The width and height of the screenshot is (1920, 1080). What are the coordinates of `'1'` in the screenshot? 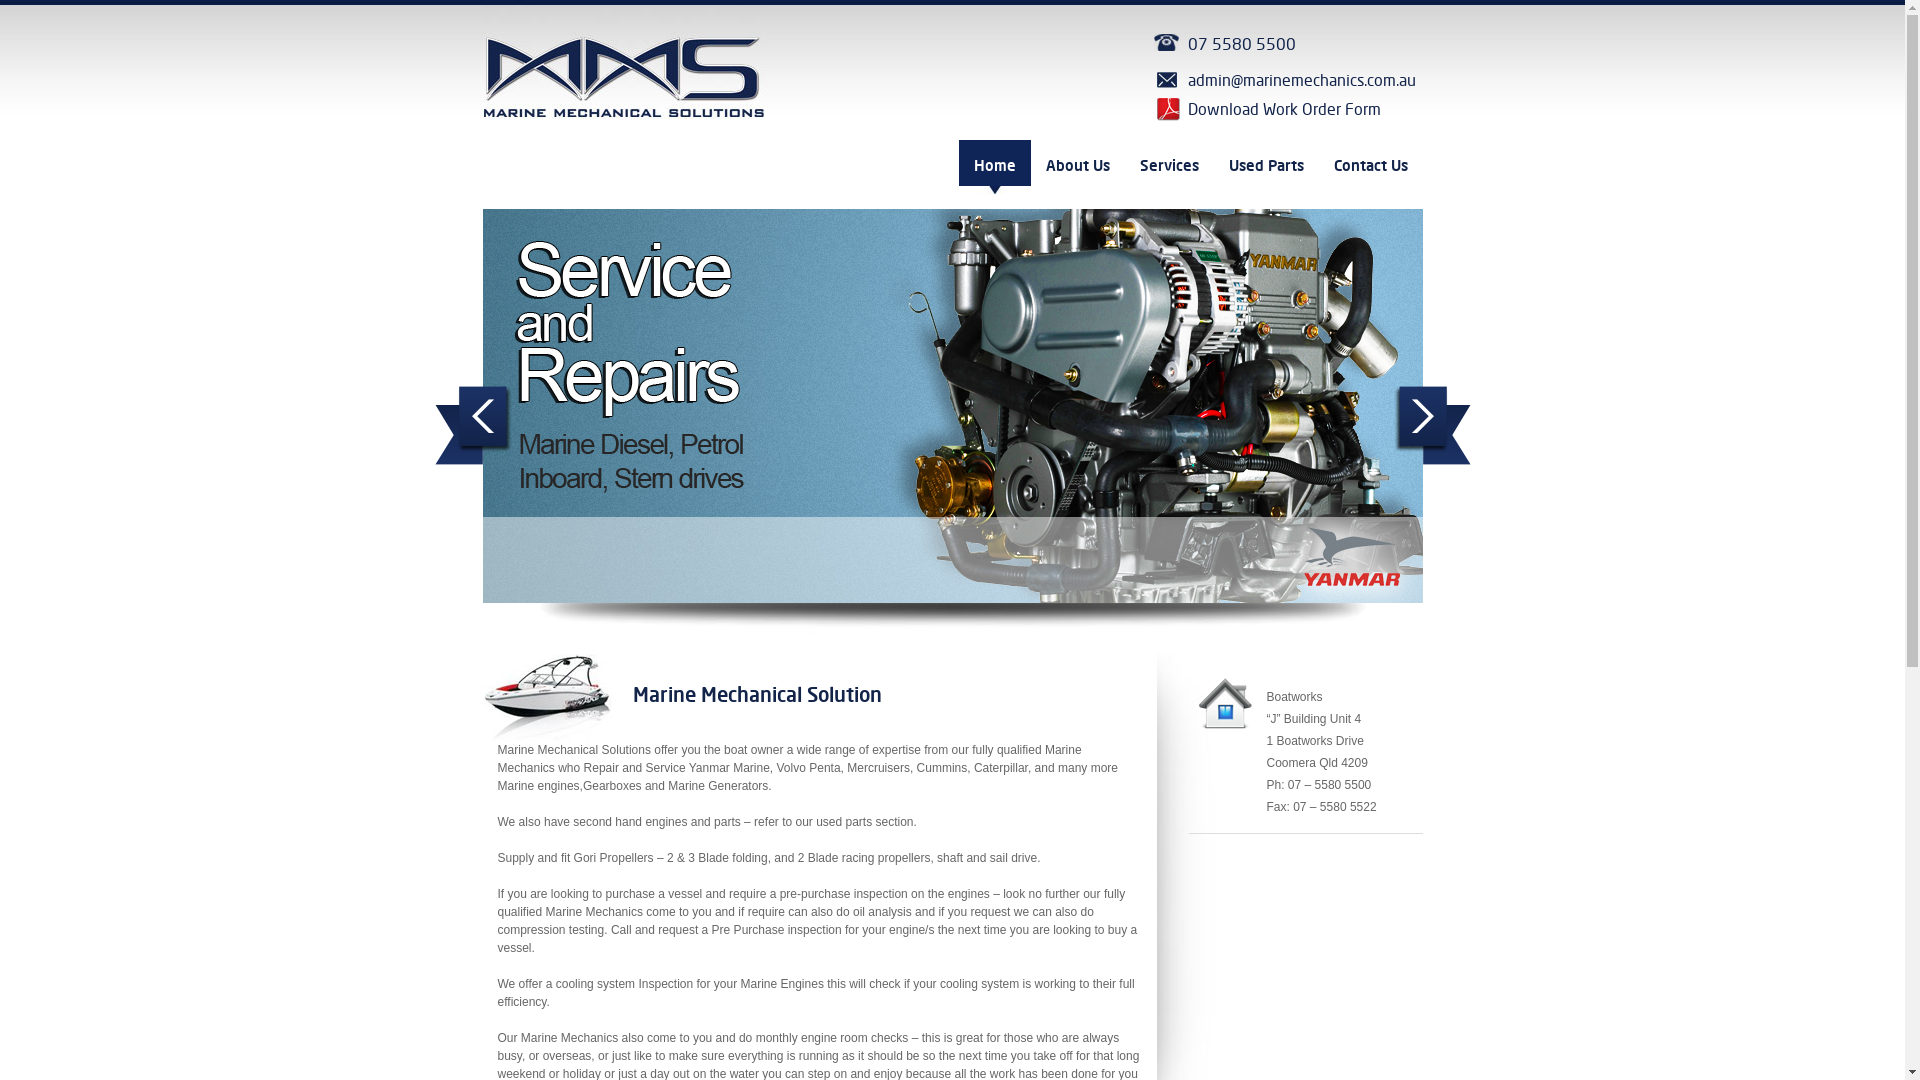 It's located at (741, 633).